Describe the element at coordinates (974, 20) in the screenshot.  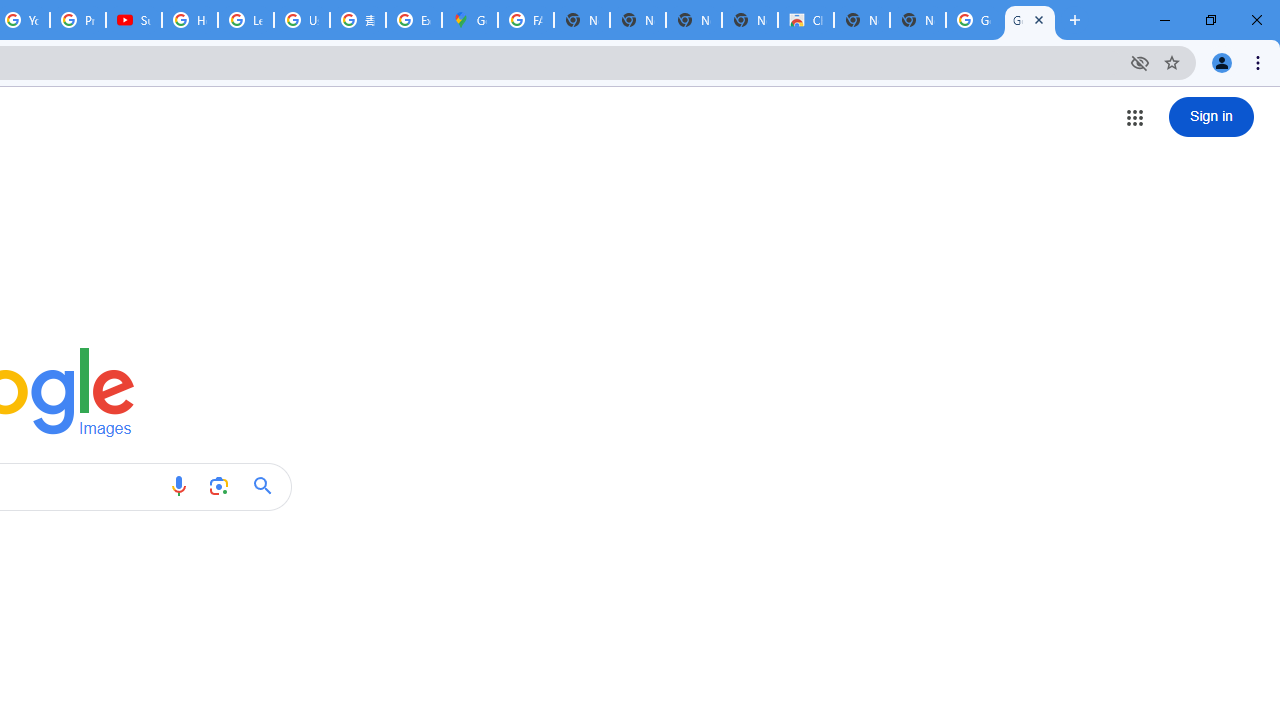
I see `'Google Images'` at that location.